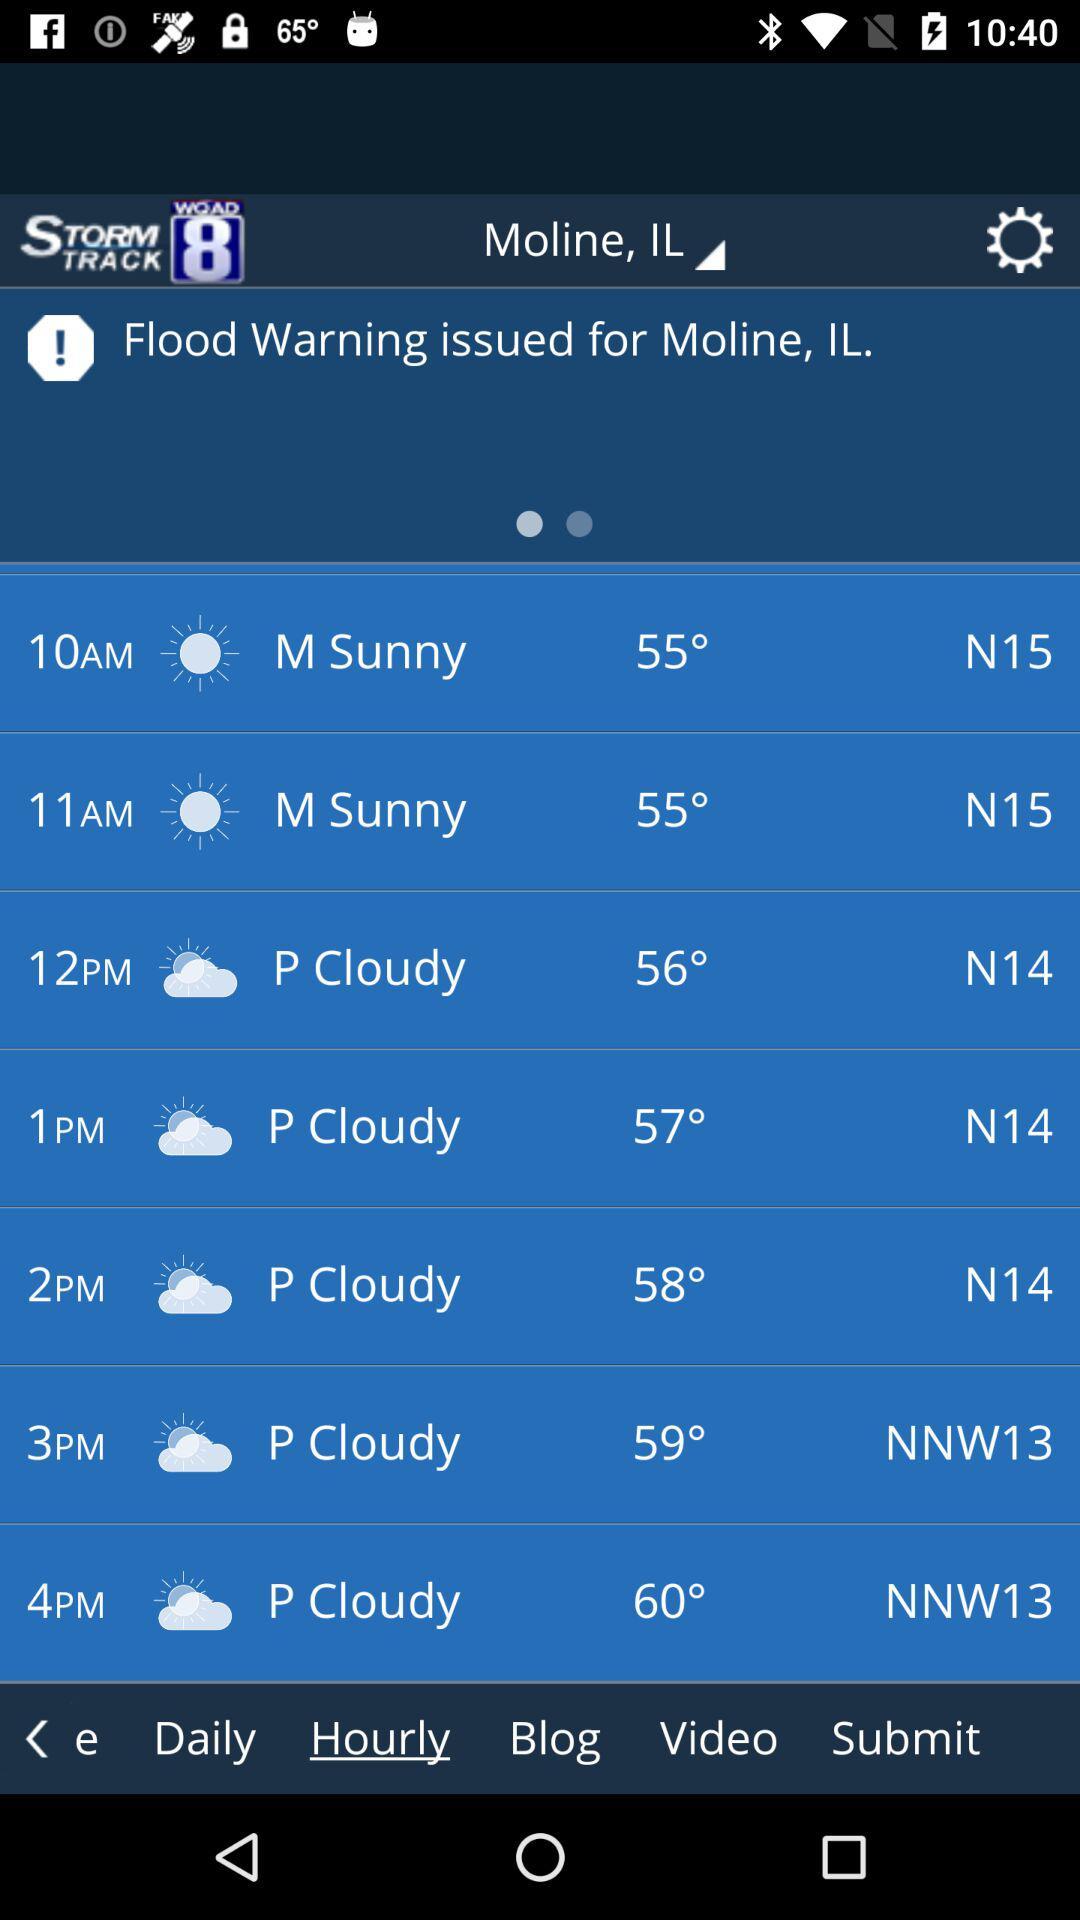  Describe the element at coordinates (36, 1737) in the screenshot. I see `the arrow_backward icon` at that location.